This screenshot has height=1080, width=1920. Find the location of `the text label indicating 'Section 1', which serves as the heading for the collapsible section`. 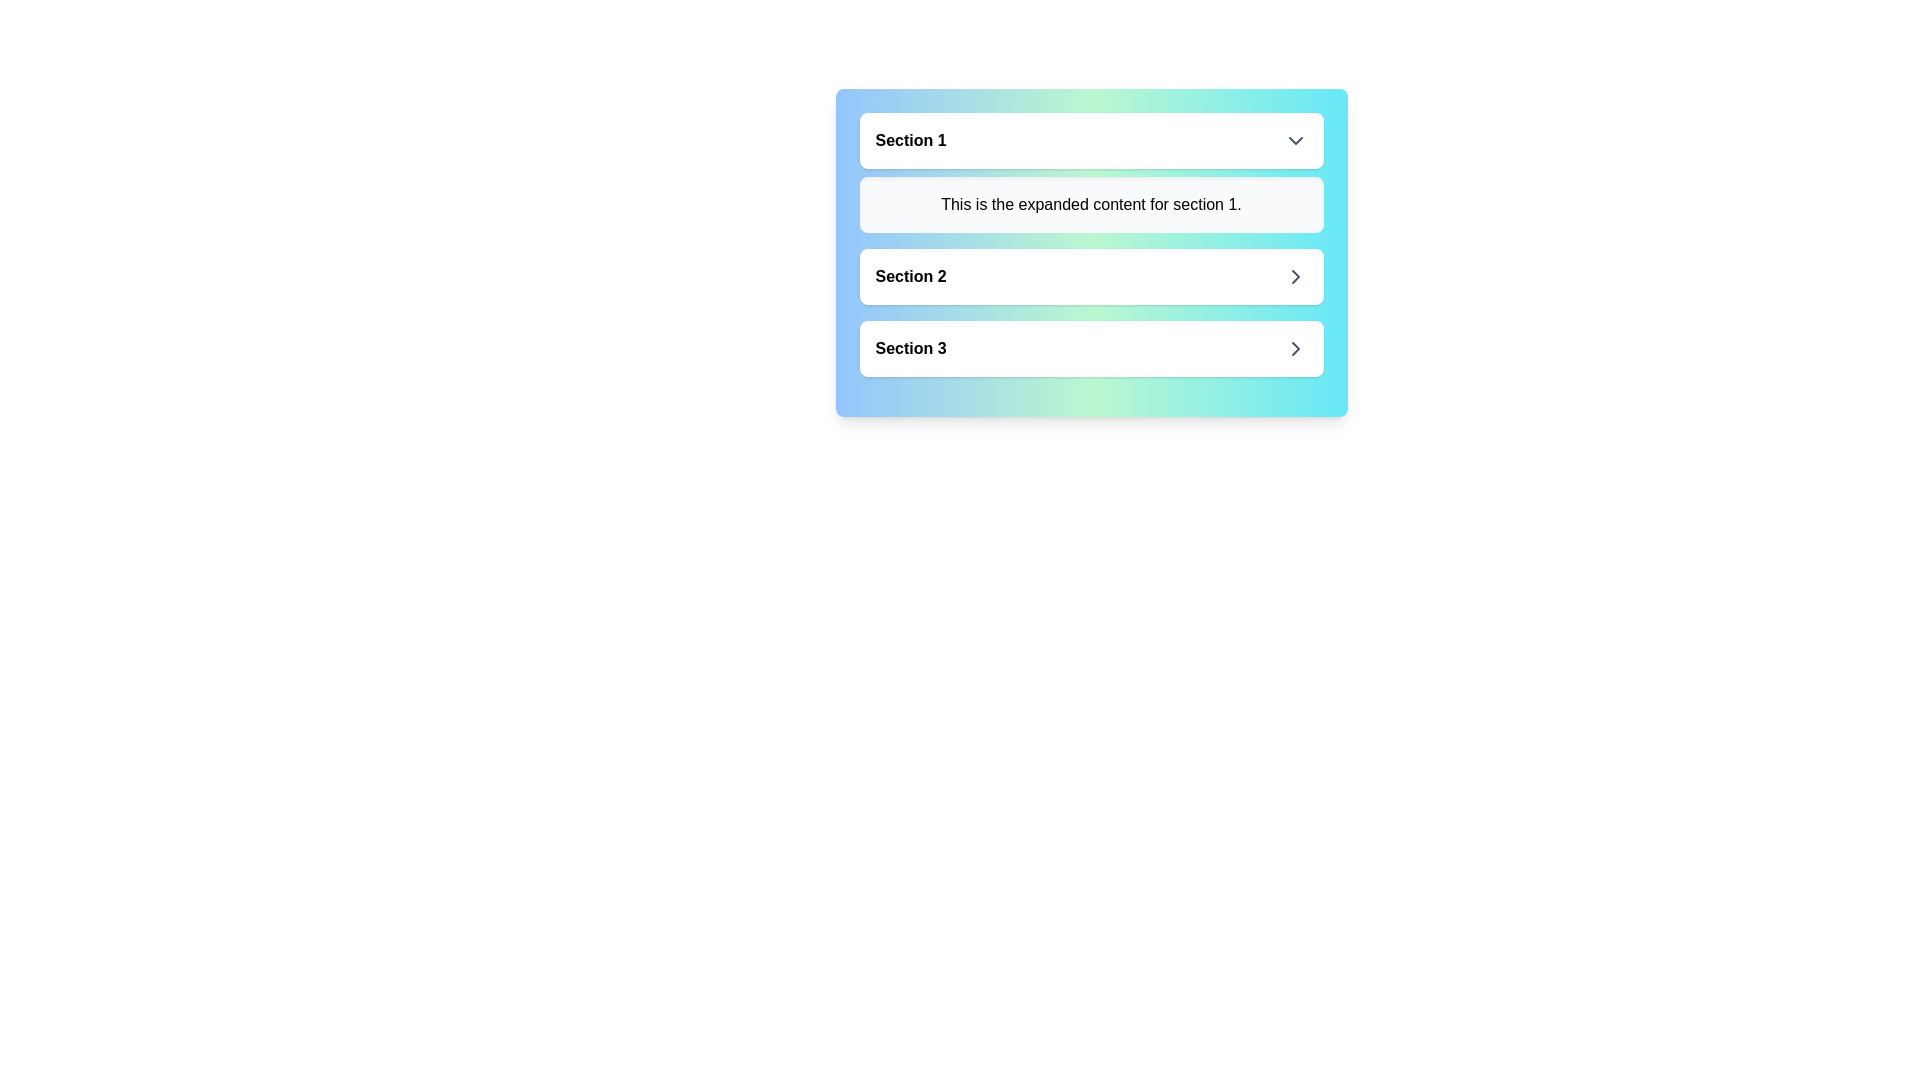

the text label indicating 'Section 1', which serves as the heading for the collapsible section is located at coordinates (910, 140).